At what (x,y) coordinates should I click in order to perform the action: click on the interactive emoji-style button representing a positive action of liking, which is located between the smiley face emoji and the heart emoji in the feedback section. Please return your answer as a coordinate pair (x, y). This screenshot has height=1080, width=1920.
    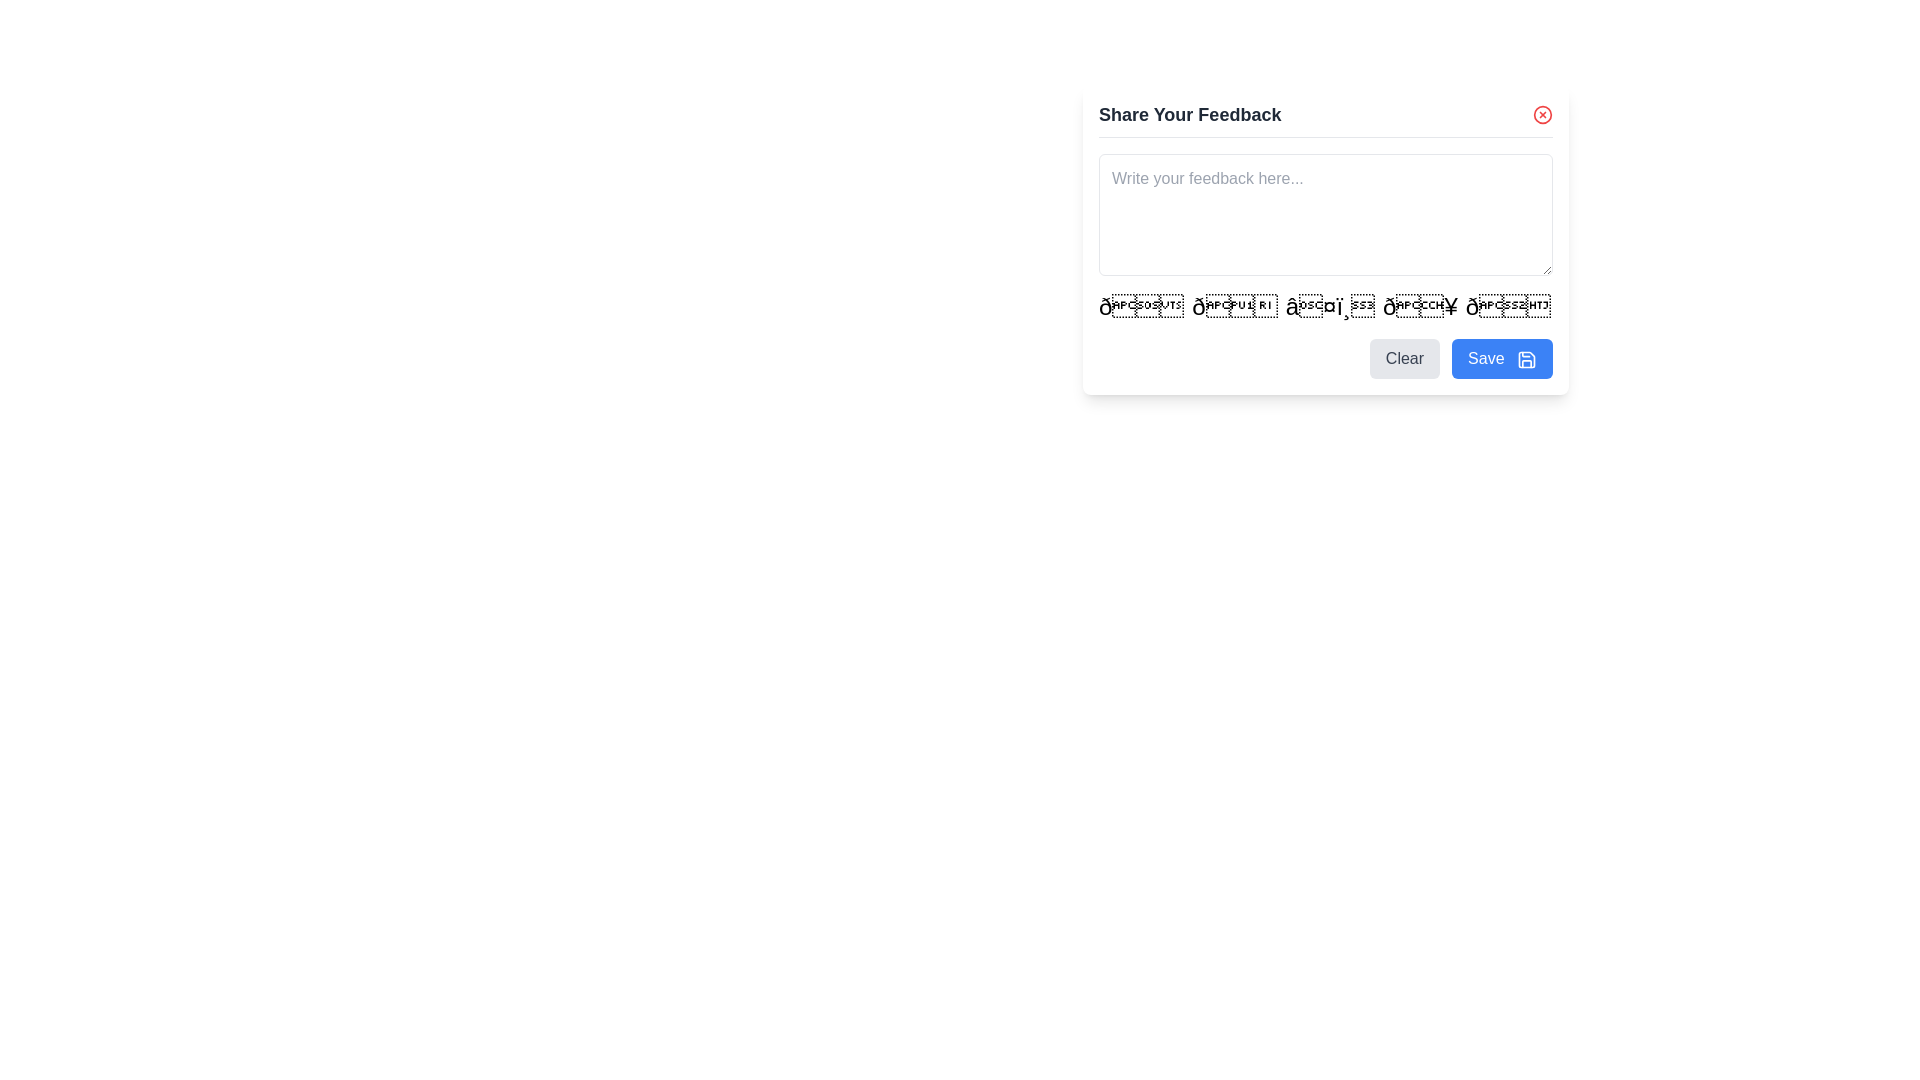
    Looking at the image, I should click on (1233, 307).